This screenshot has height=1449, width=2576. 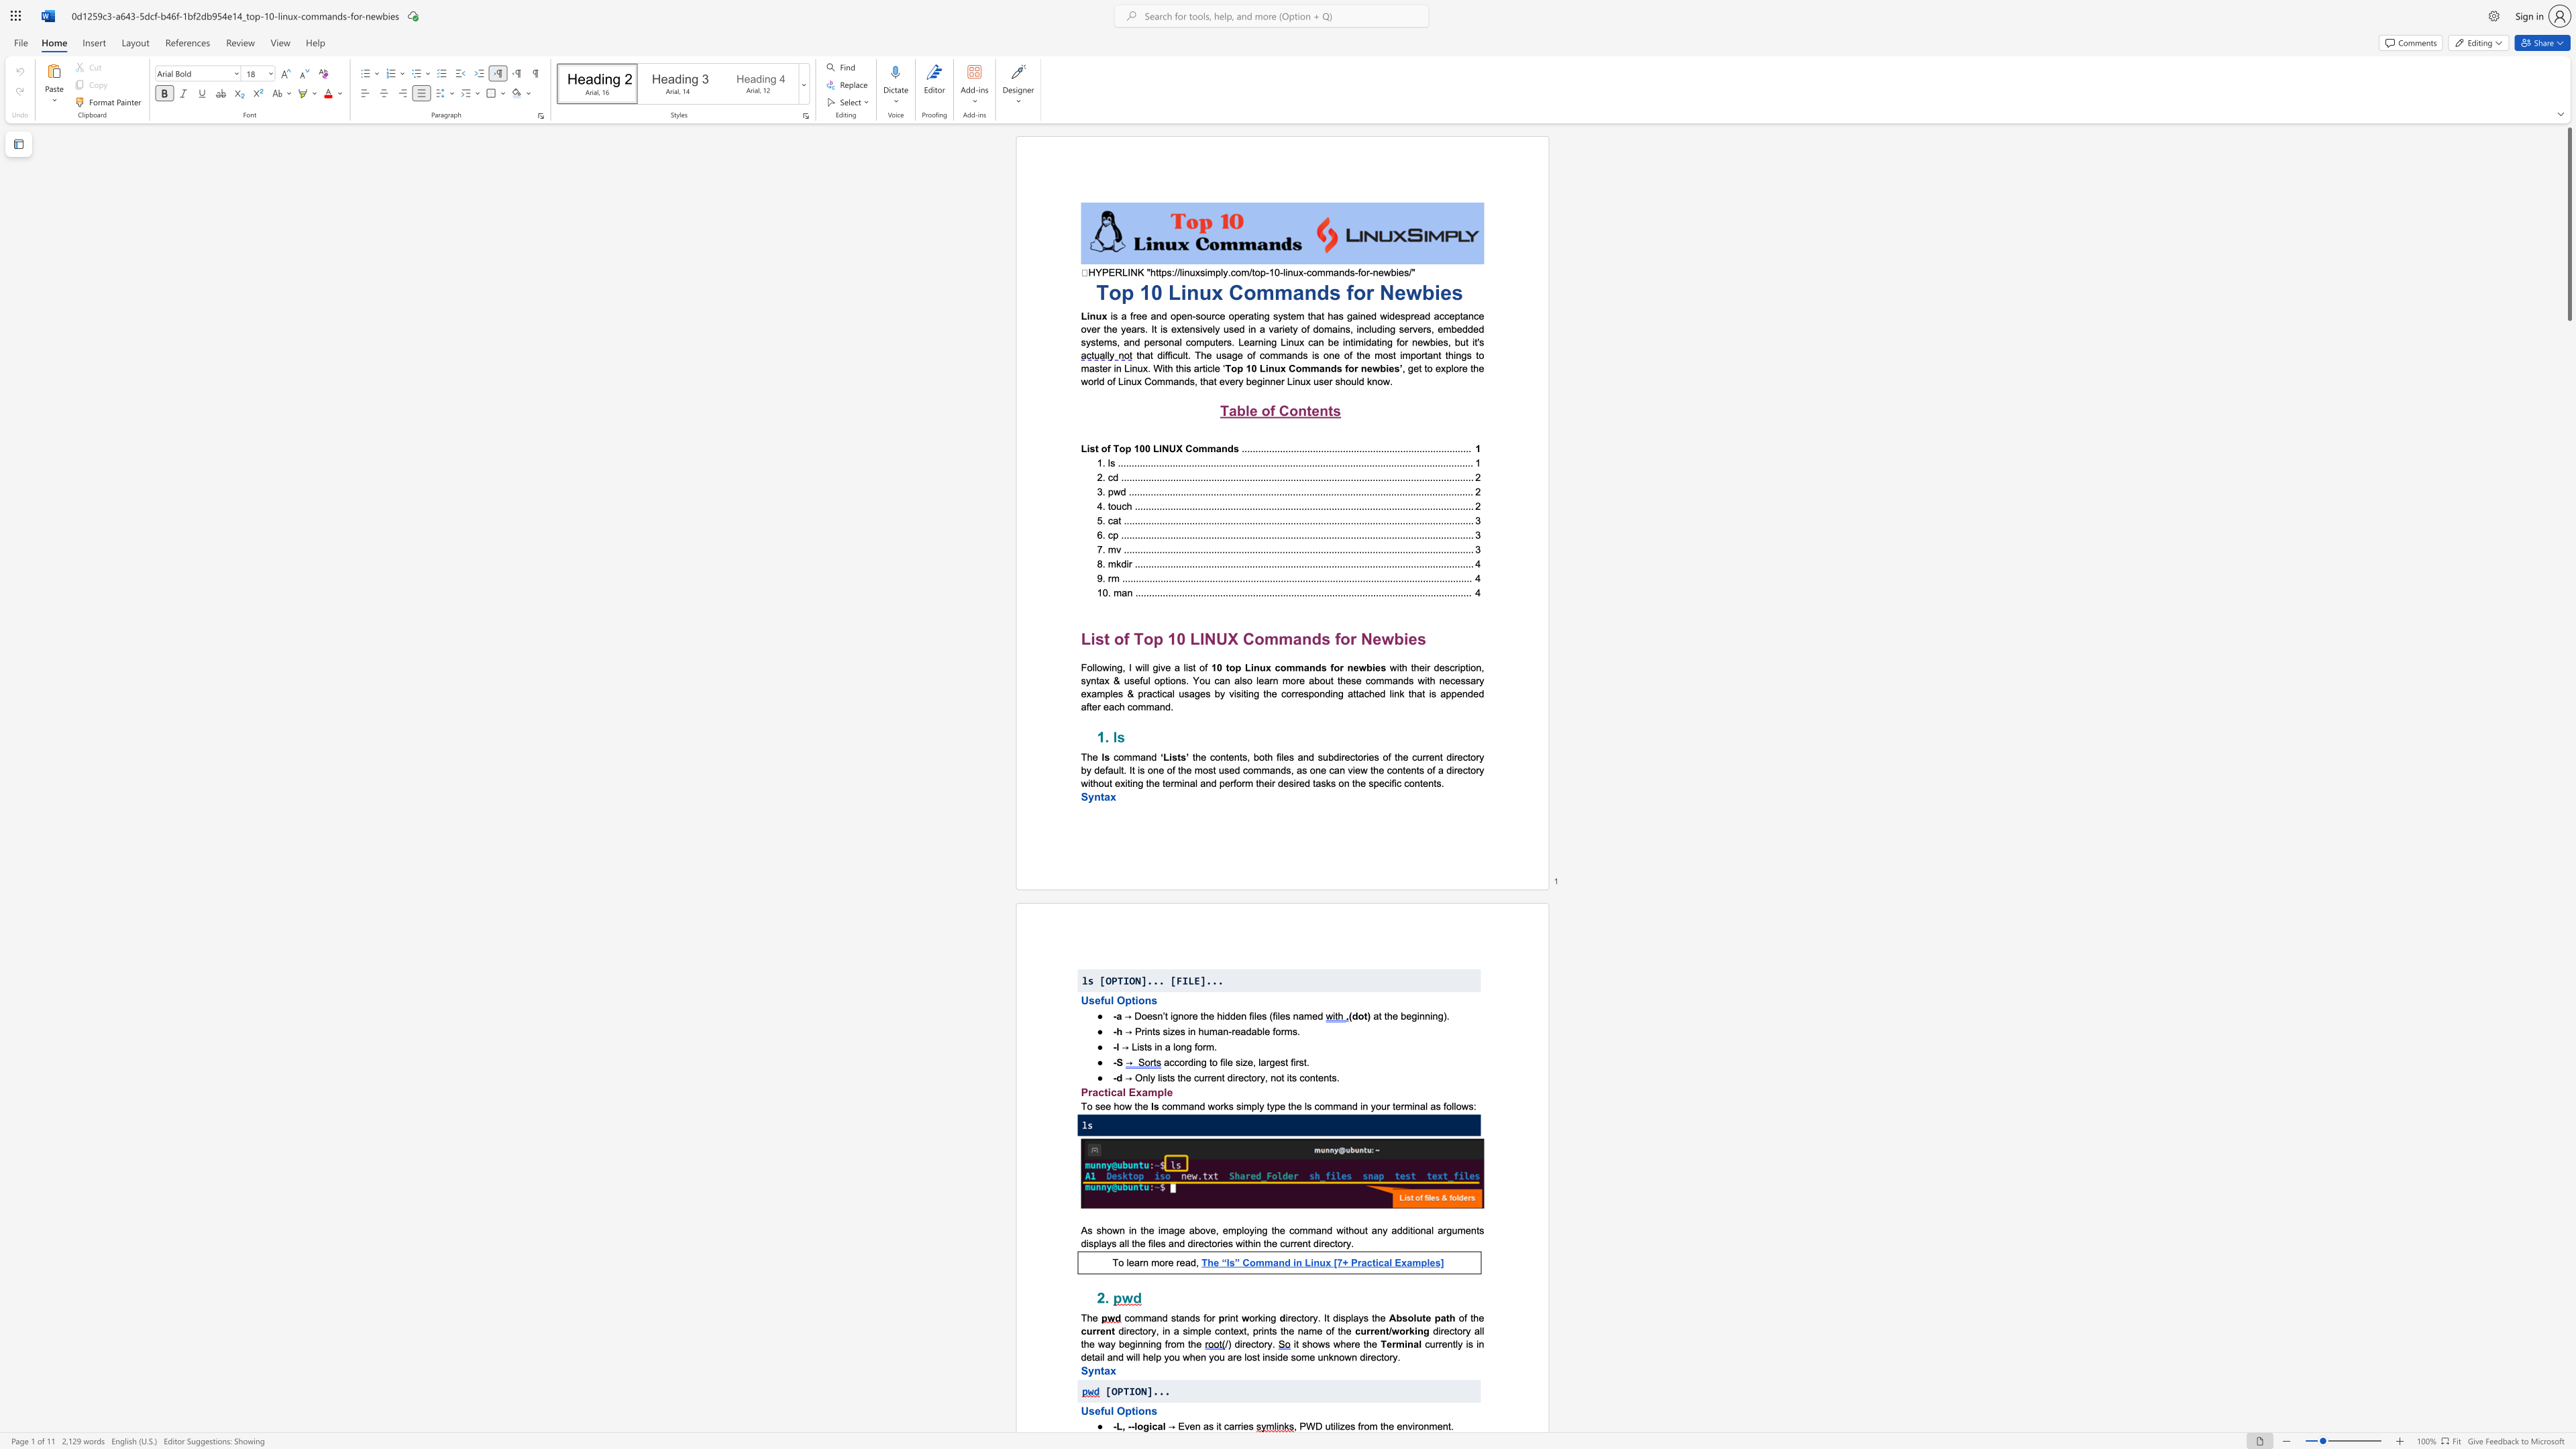 I want to click on the 5th character "o" in the text, so click(x=1356, y=1230).